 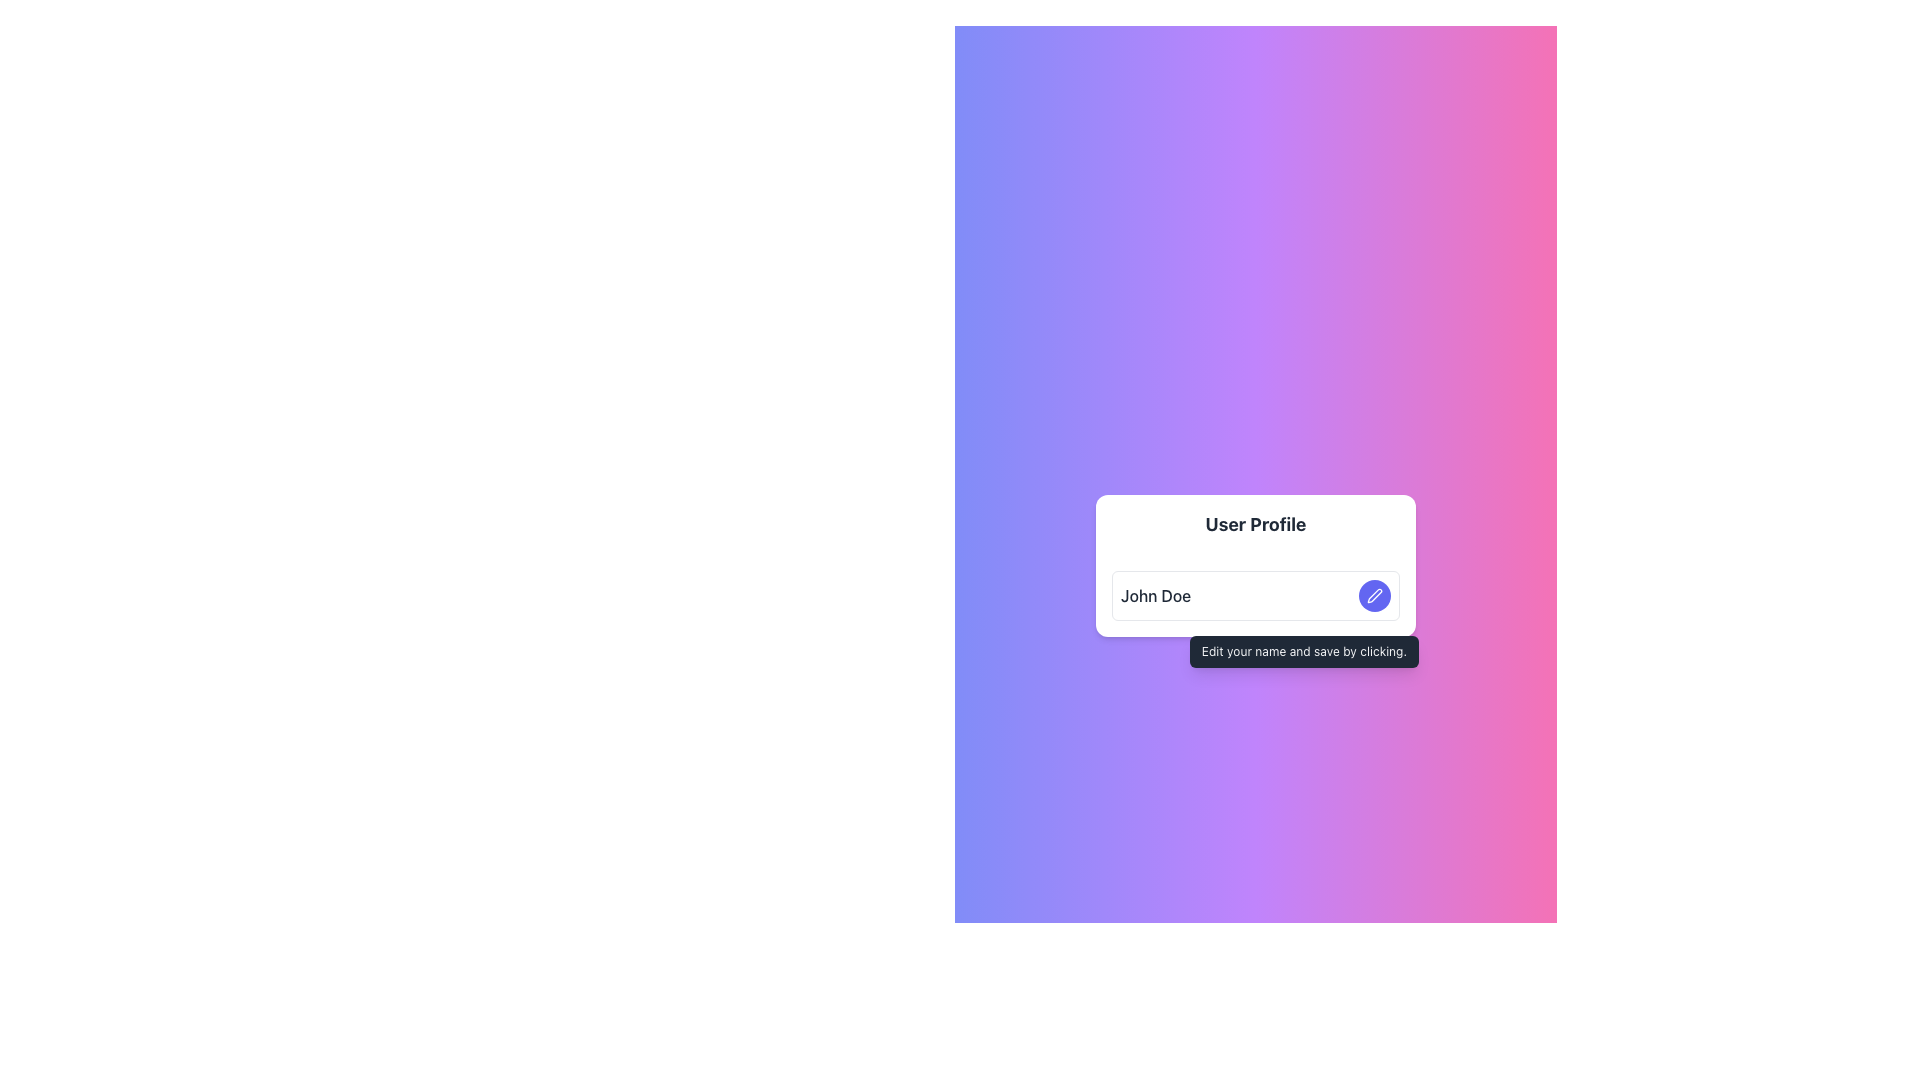 What do you see at coordinates (1373, 595) in the screenshot?
I see `the circular button with a purple background and a white pen icon, located on the right side of the profile information box` at bounding box center [1373, 595].